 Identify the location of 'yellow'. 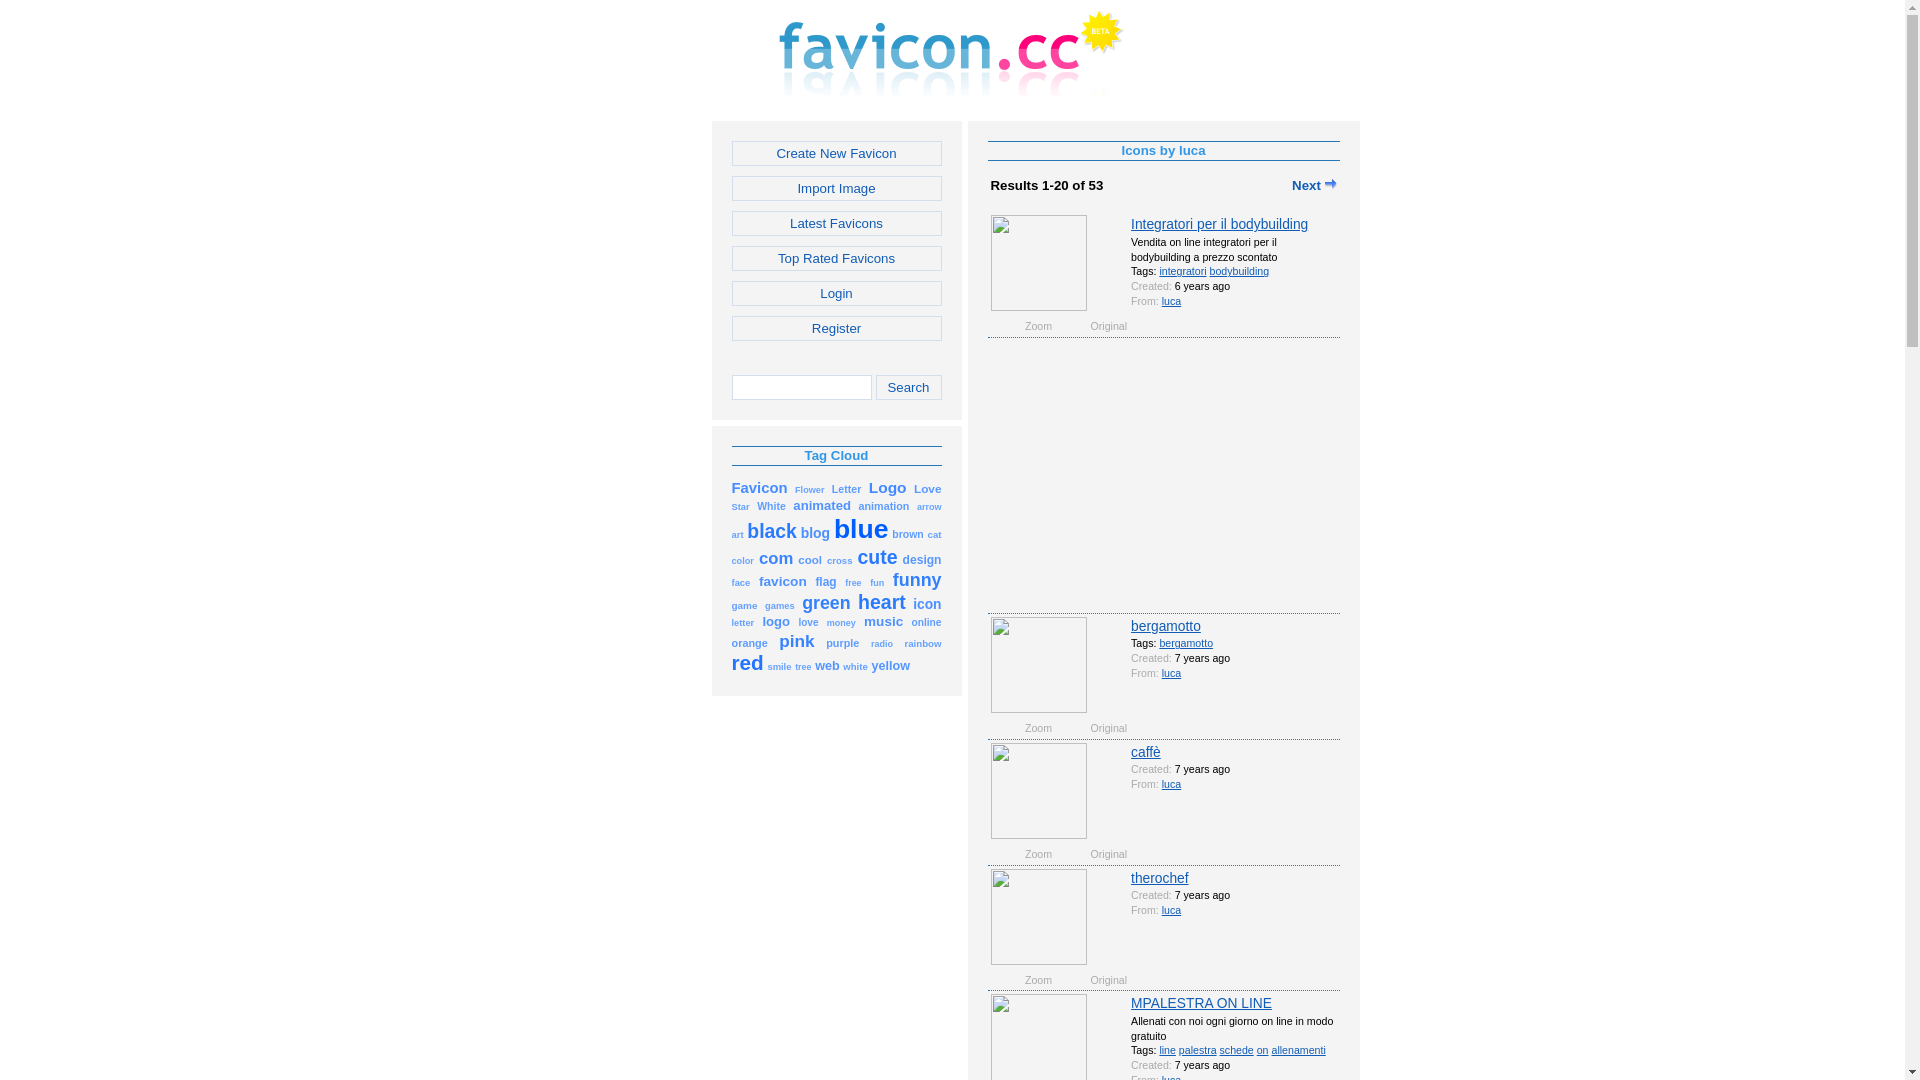
(889, 665).